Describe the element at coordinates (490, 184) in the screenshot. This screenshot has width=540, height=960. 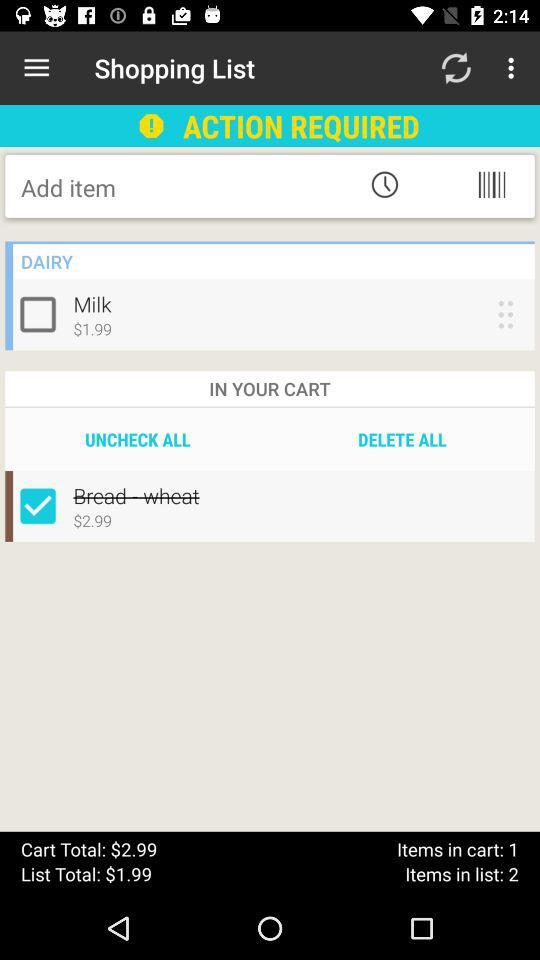
I see `use barcode` at that location.